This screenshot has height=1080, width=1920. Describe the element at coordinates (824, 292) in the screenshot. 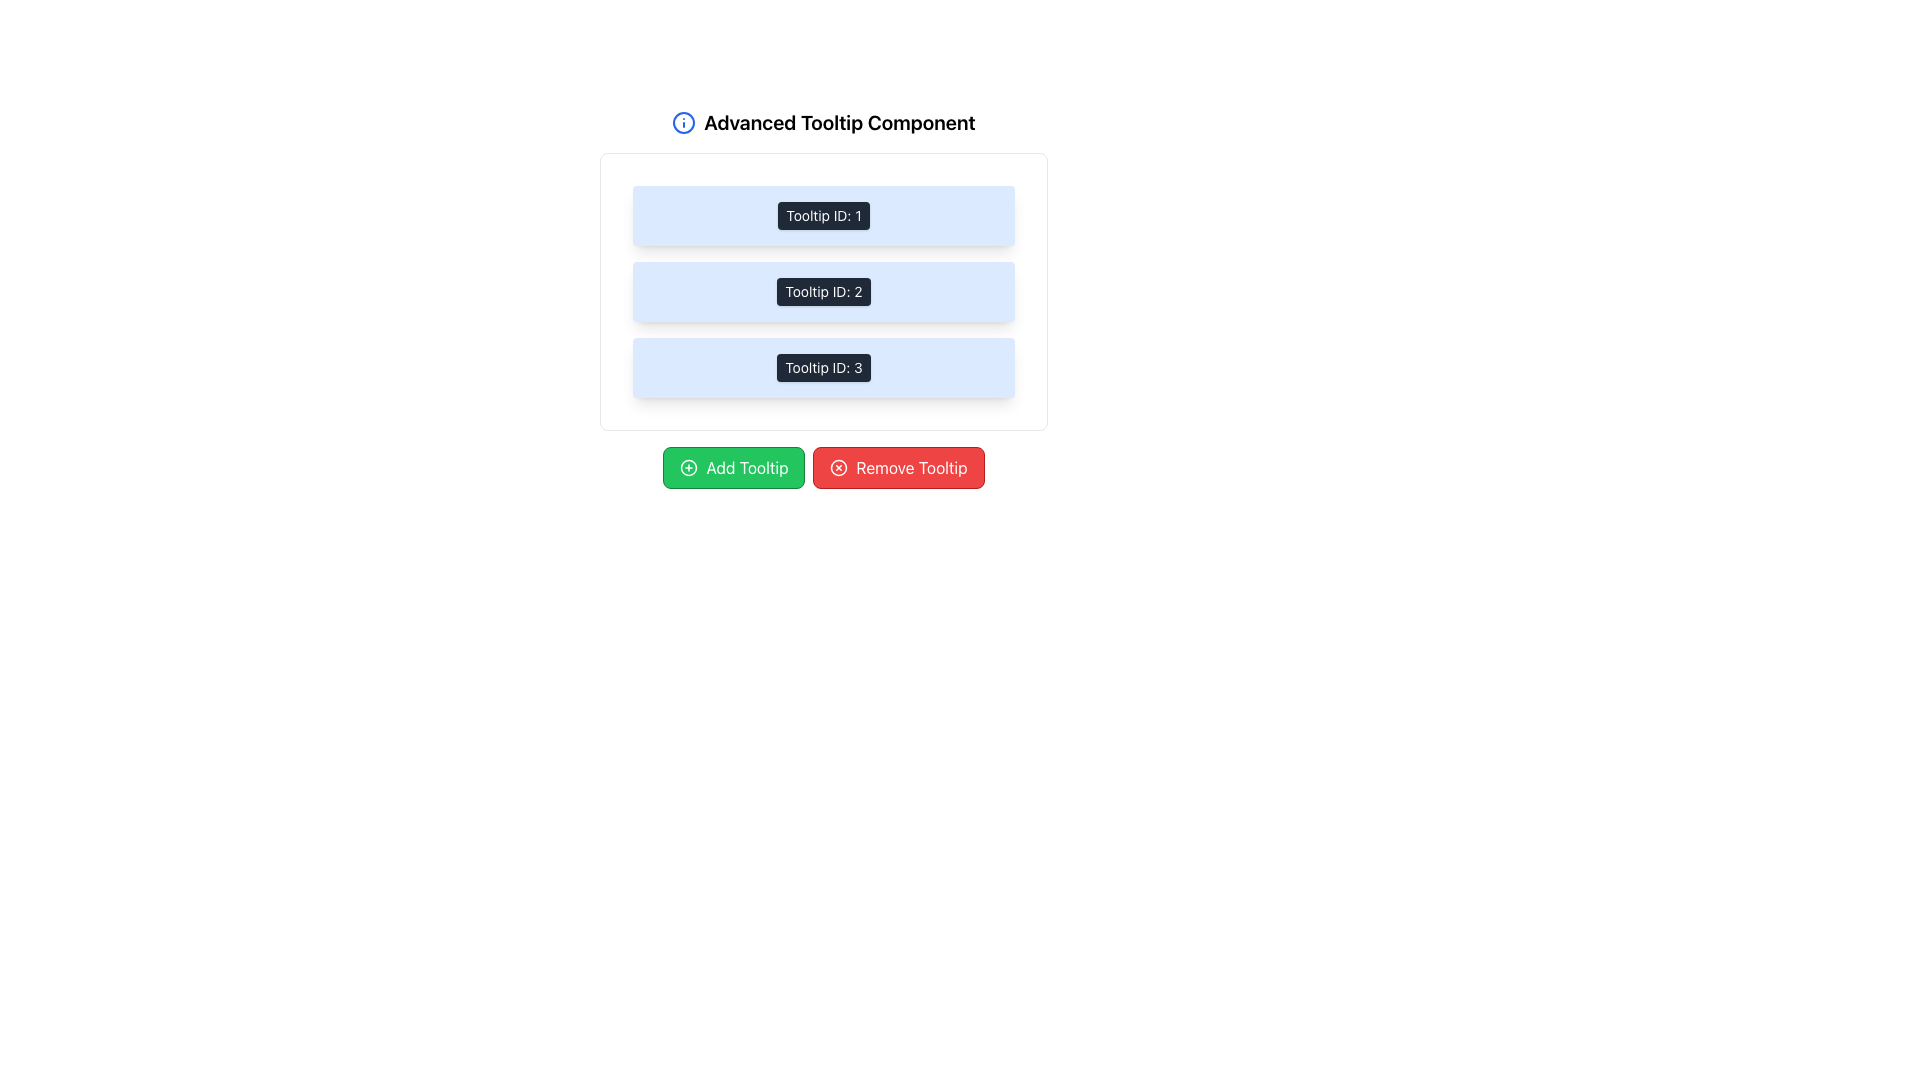

I see `the text displayed in the second Tooltip label, which provides additional context or information, located between 'Tooltip ID: 1' and 'Tooltip ID: 3'` at that location.